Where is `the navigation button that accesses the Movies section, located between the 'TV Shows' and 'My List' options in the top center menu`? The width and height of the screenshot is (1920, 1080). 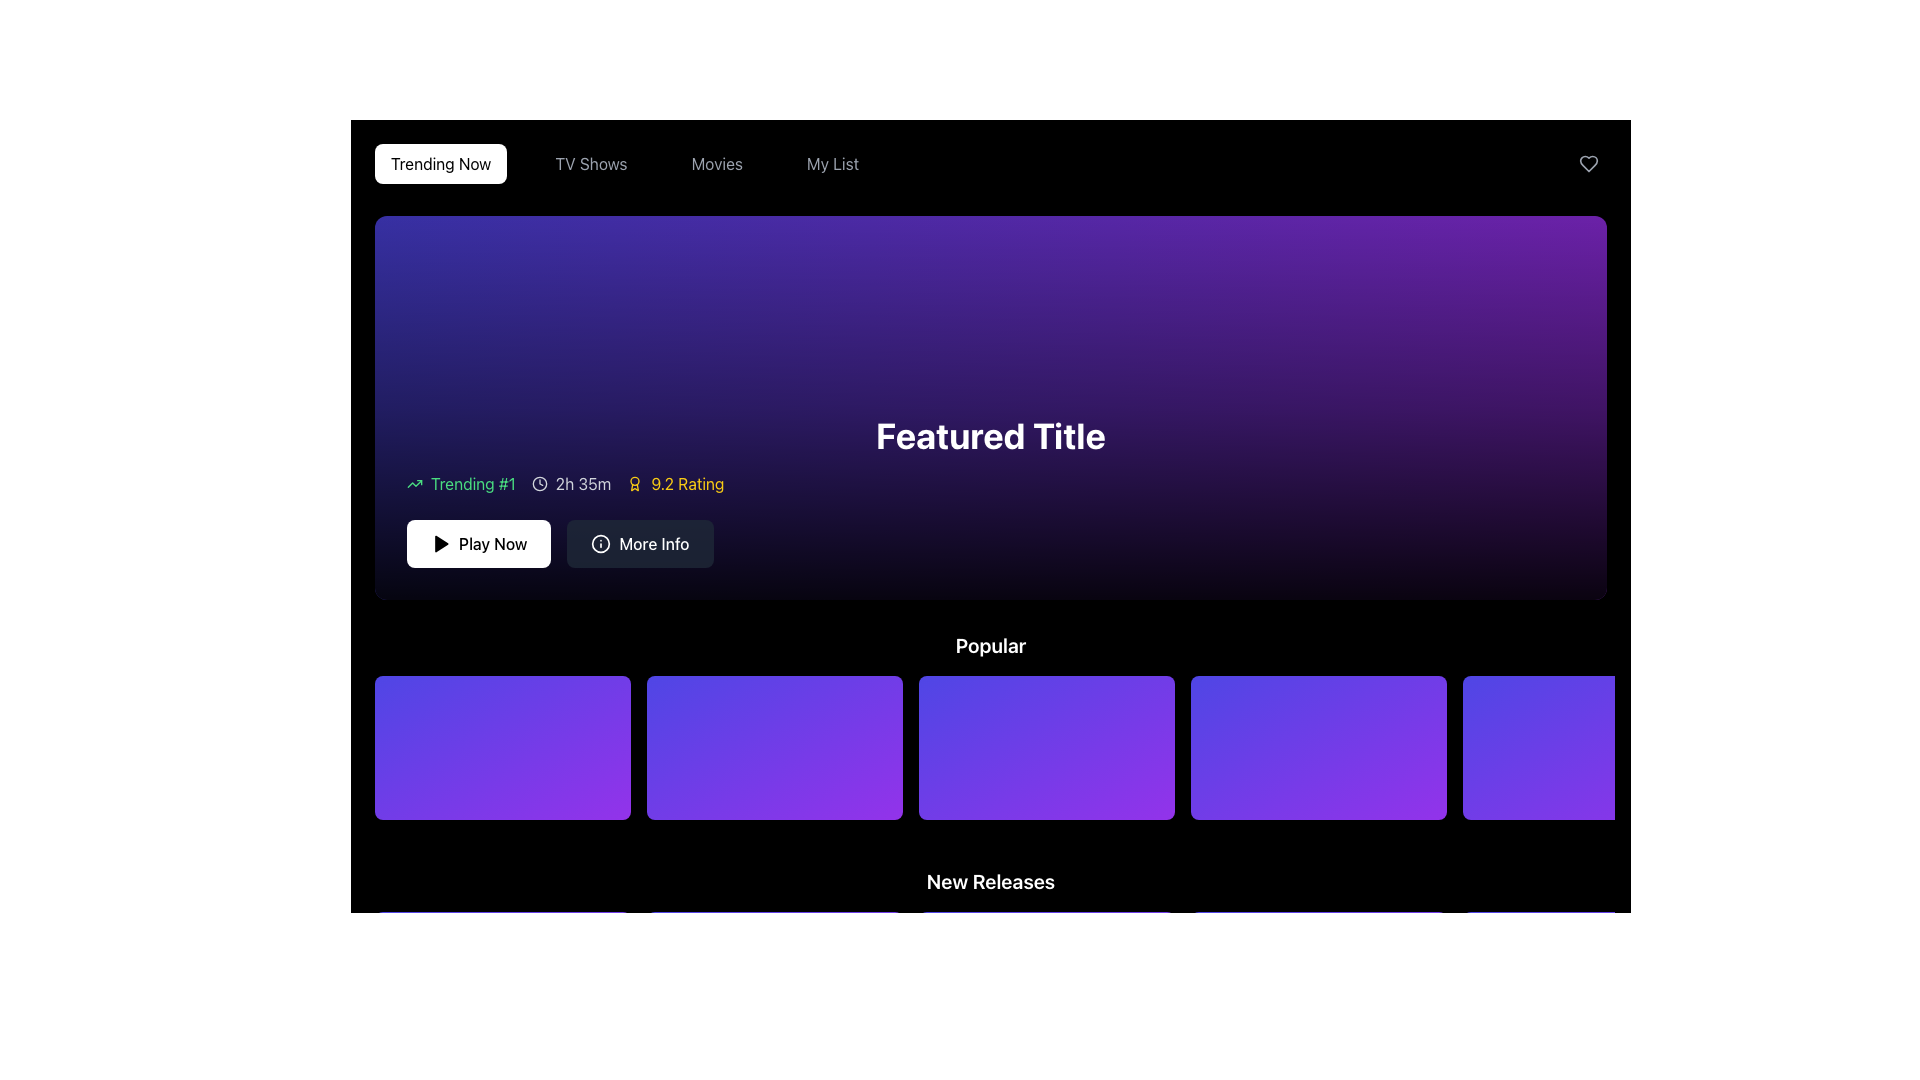 the navigation button that accesses the Movies section, located between the 'TV Shows' and 'My List' options in the top center menu is located at coordinates (717, 163).